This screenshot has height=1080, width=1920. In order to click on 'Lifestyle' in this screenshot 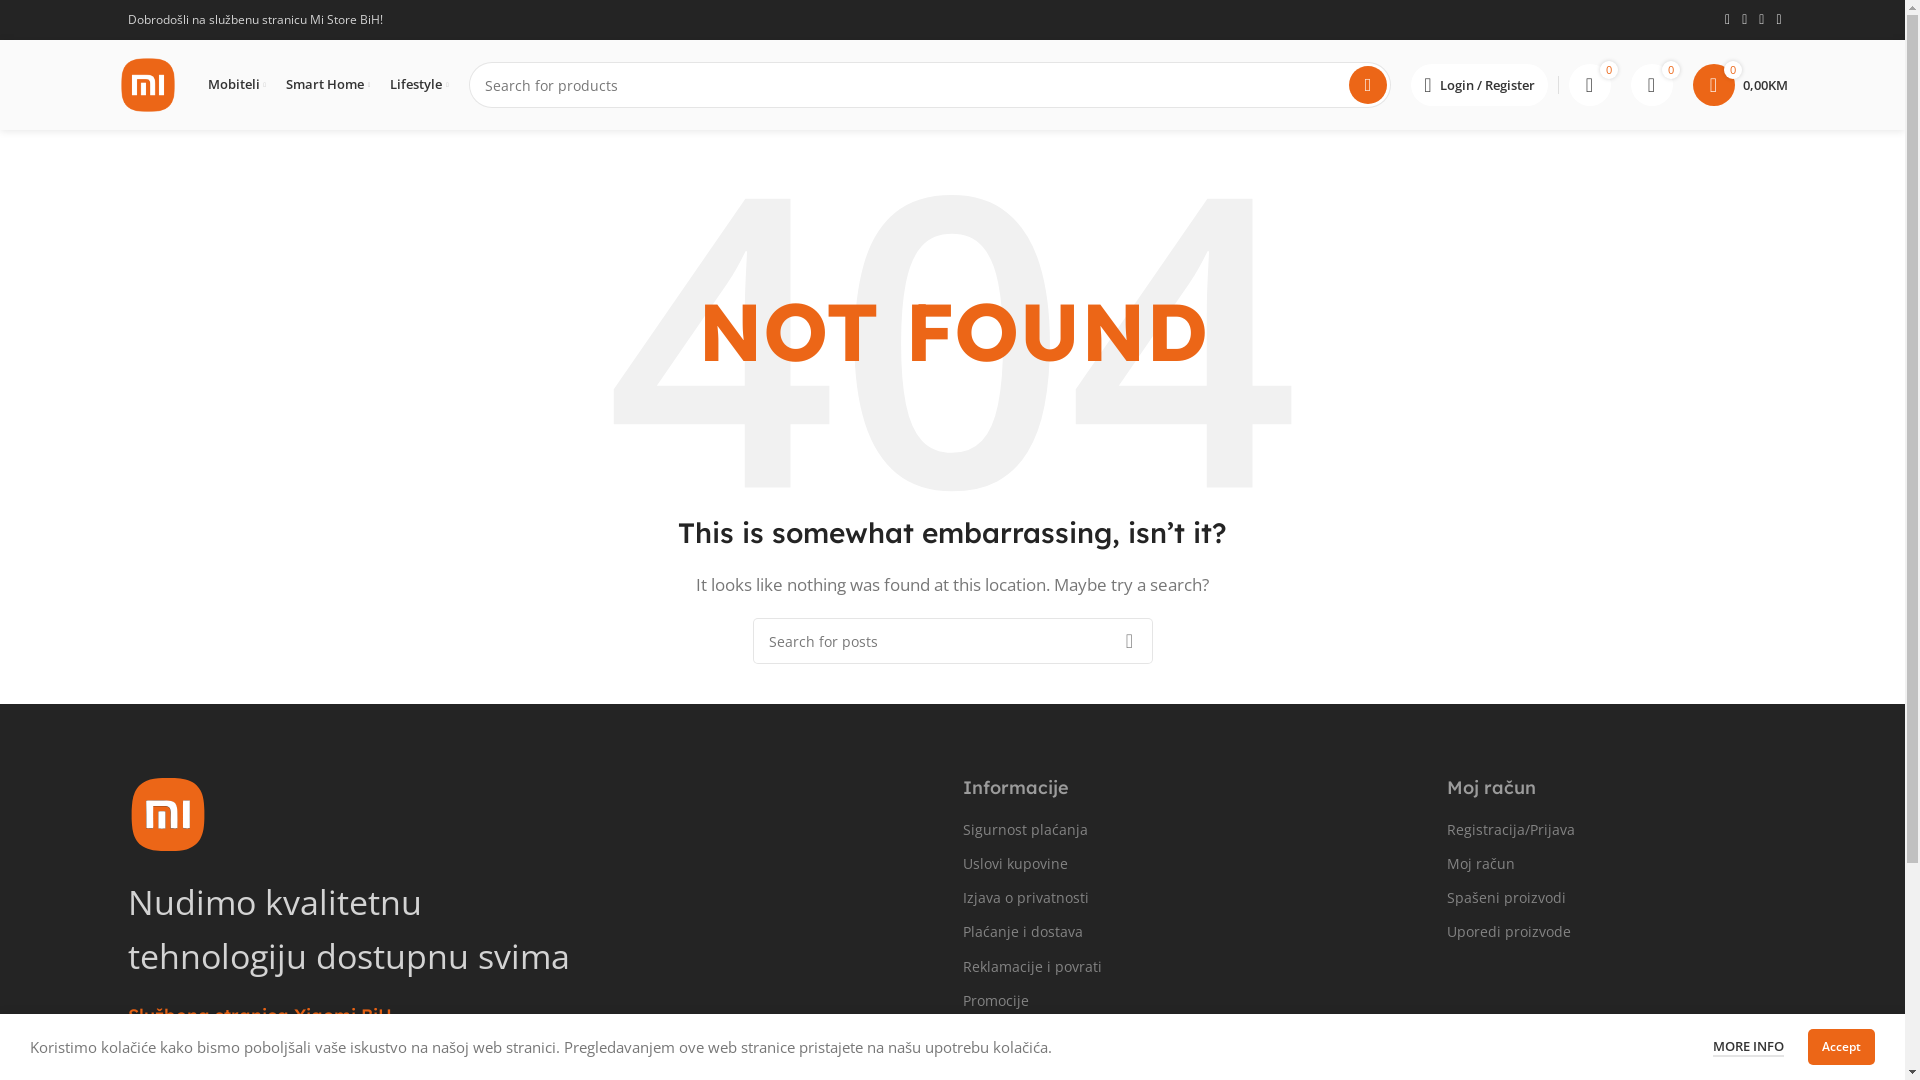, I will do `click(417, 83)`.